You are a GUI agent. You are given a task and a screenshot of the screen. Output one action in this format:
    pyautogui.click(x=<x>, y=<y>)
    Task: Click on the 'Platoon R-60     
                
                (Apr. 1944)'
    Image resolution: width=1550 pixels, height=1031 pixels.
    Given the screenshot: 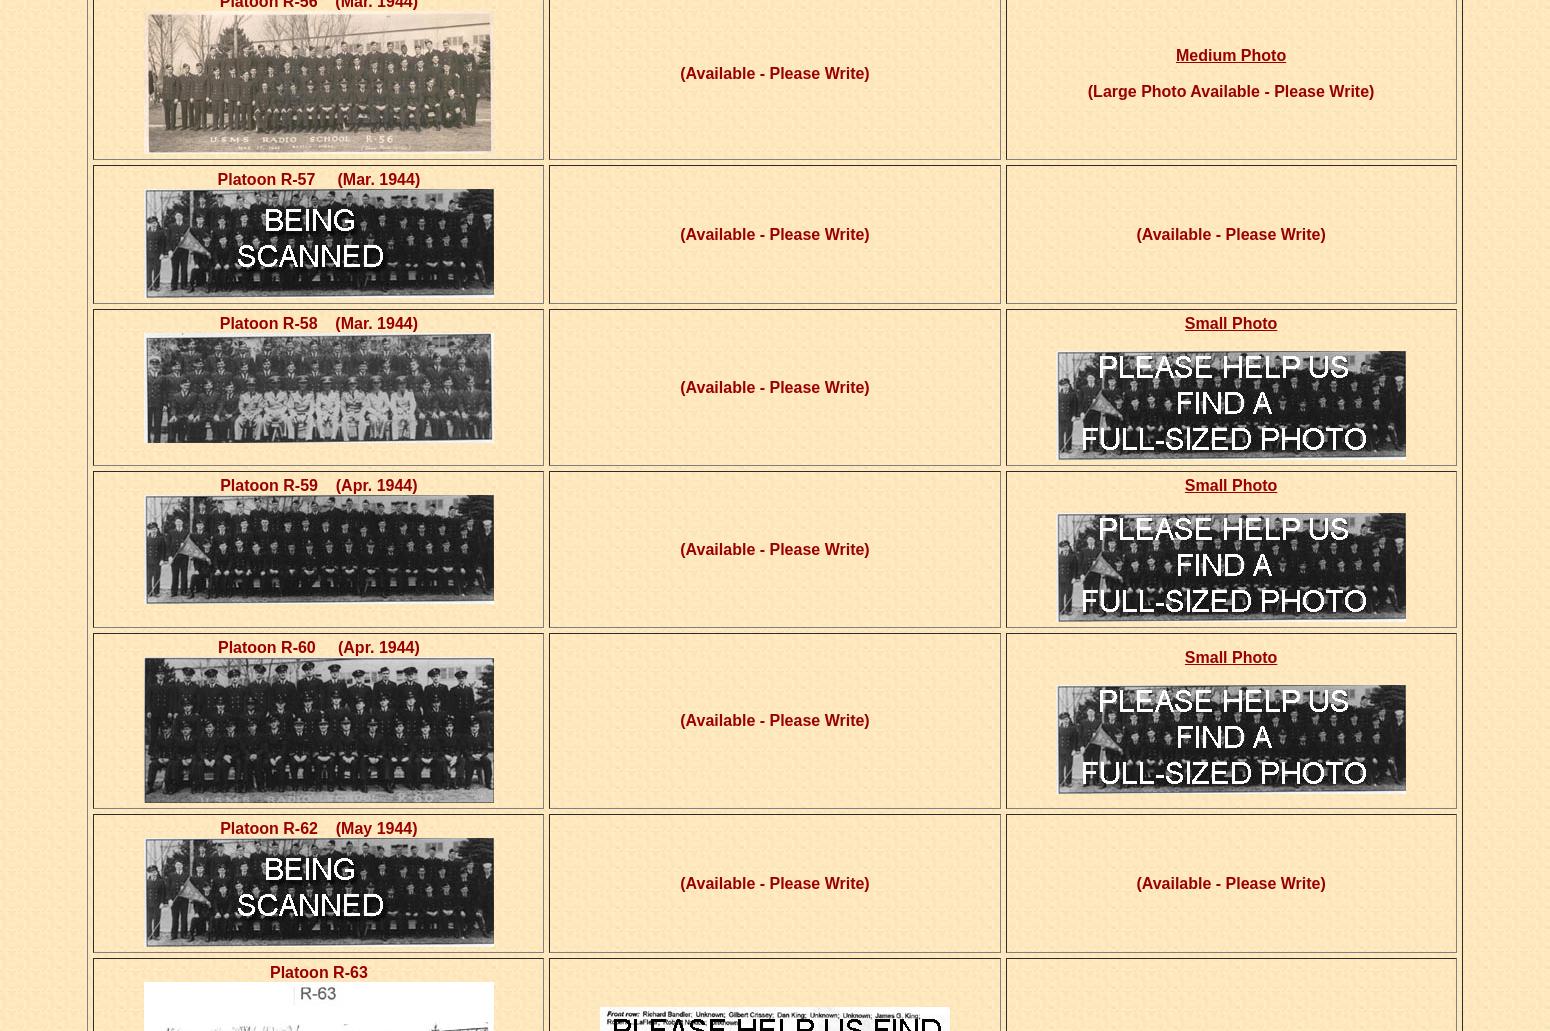 What is the action you would take?
    pyautogui.click(x=317, y=647)
    